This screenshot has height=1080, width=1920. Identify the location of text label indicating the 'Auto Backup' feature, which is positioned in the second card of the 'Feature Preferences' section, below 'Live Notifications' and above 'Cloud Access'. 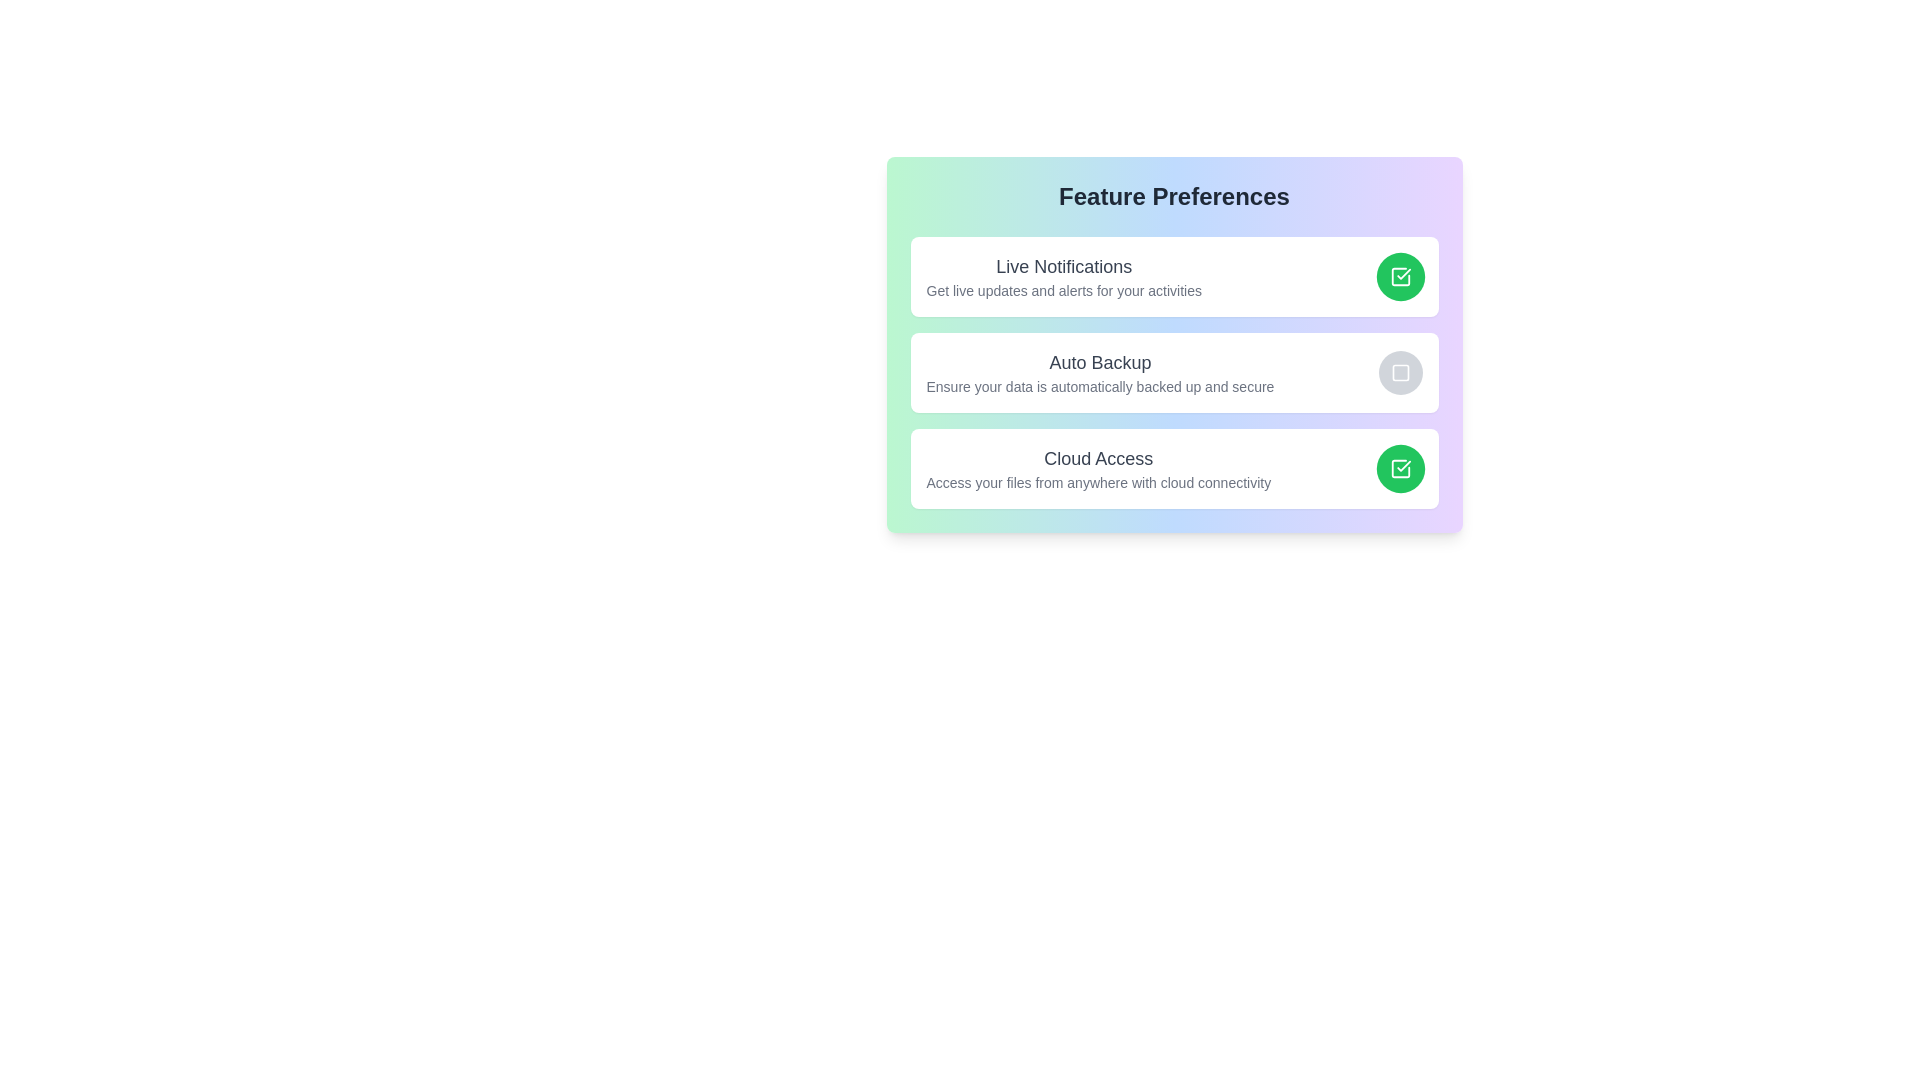
(1099, 362).